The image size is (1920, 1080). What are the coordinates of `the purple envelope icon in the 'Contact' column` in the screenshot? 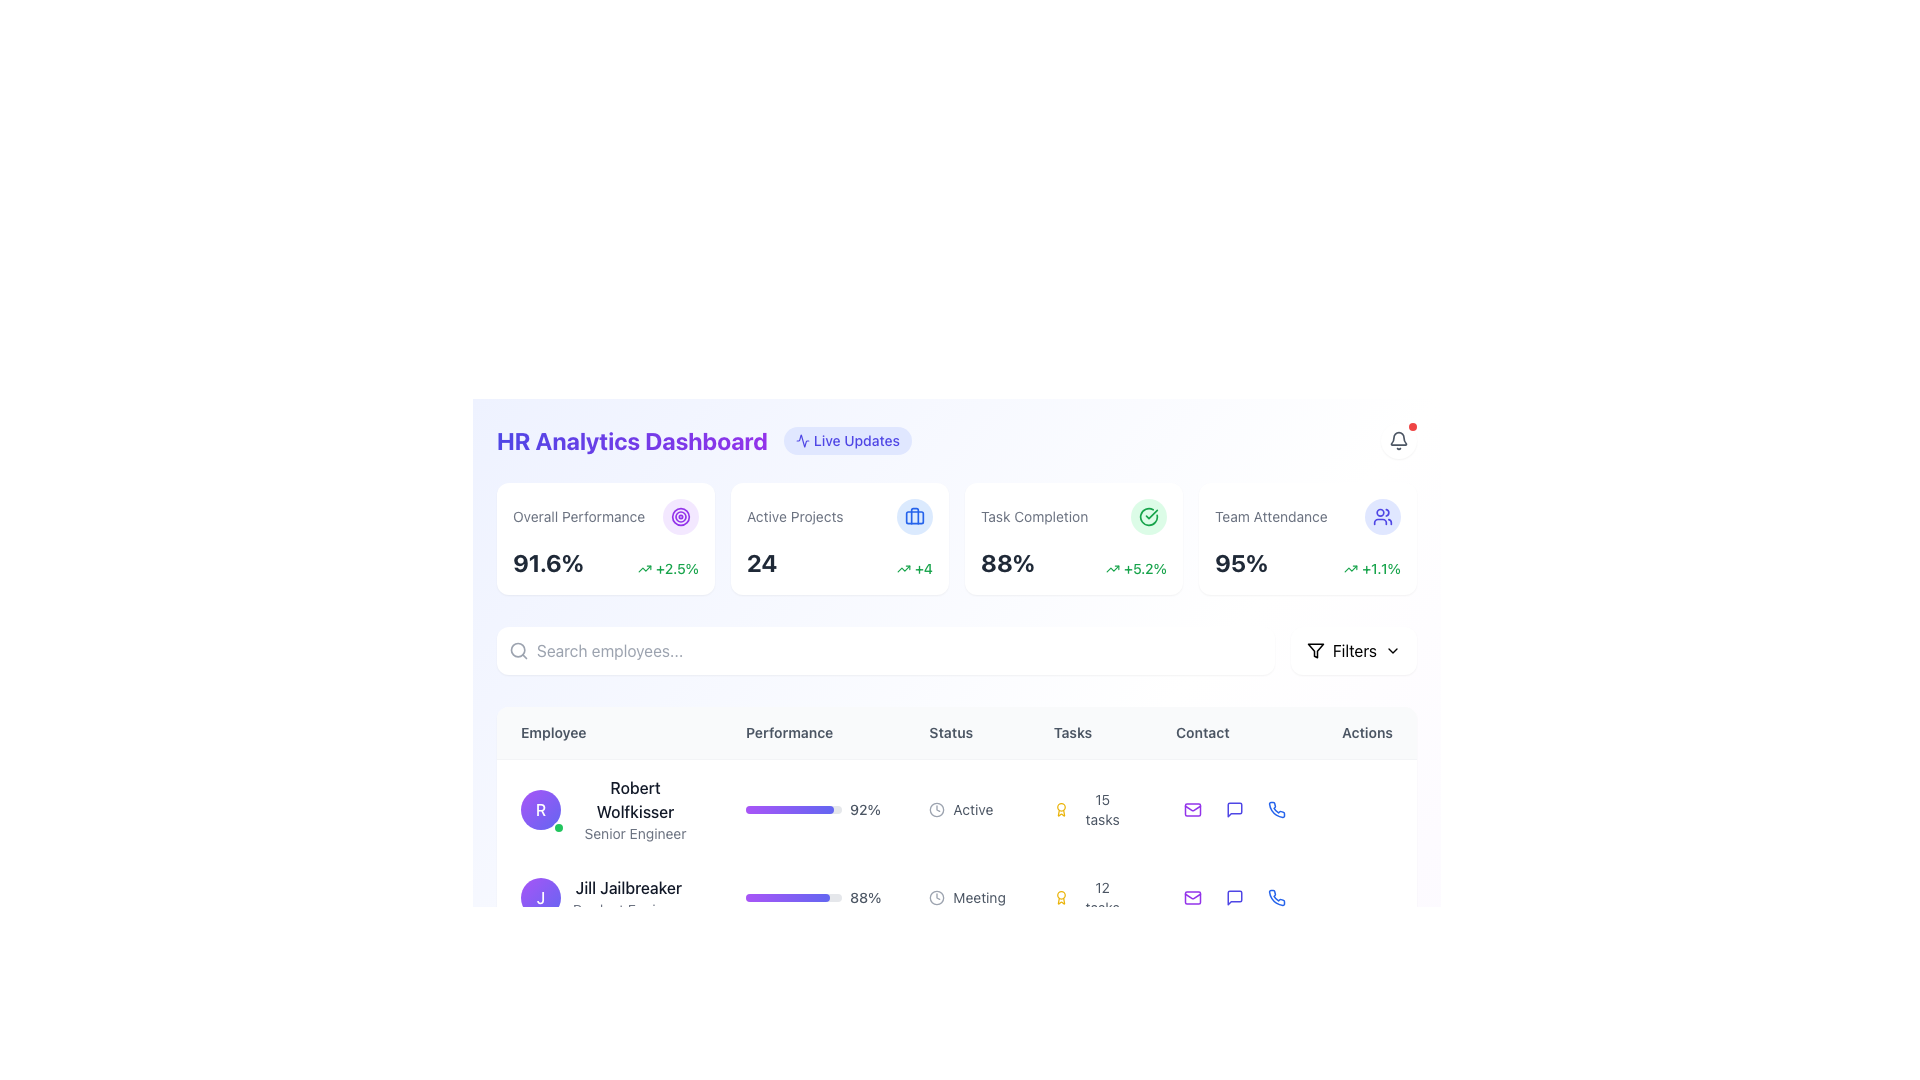 It's located at (1193, 810).